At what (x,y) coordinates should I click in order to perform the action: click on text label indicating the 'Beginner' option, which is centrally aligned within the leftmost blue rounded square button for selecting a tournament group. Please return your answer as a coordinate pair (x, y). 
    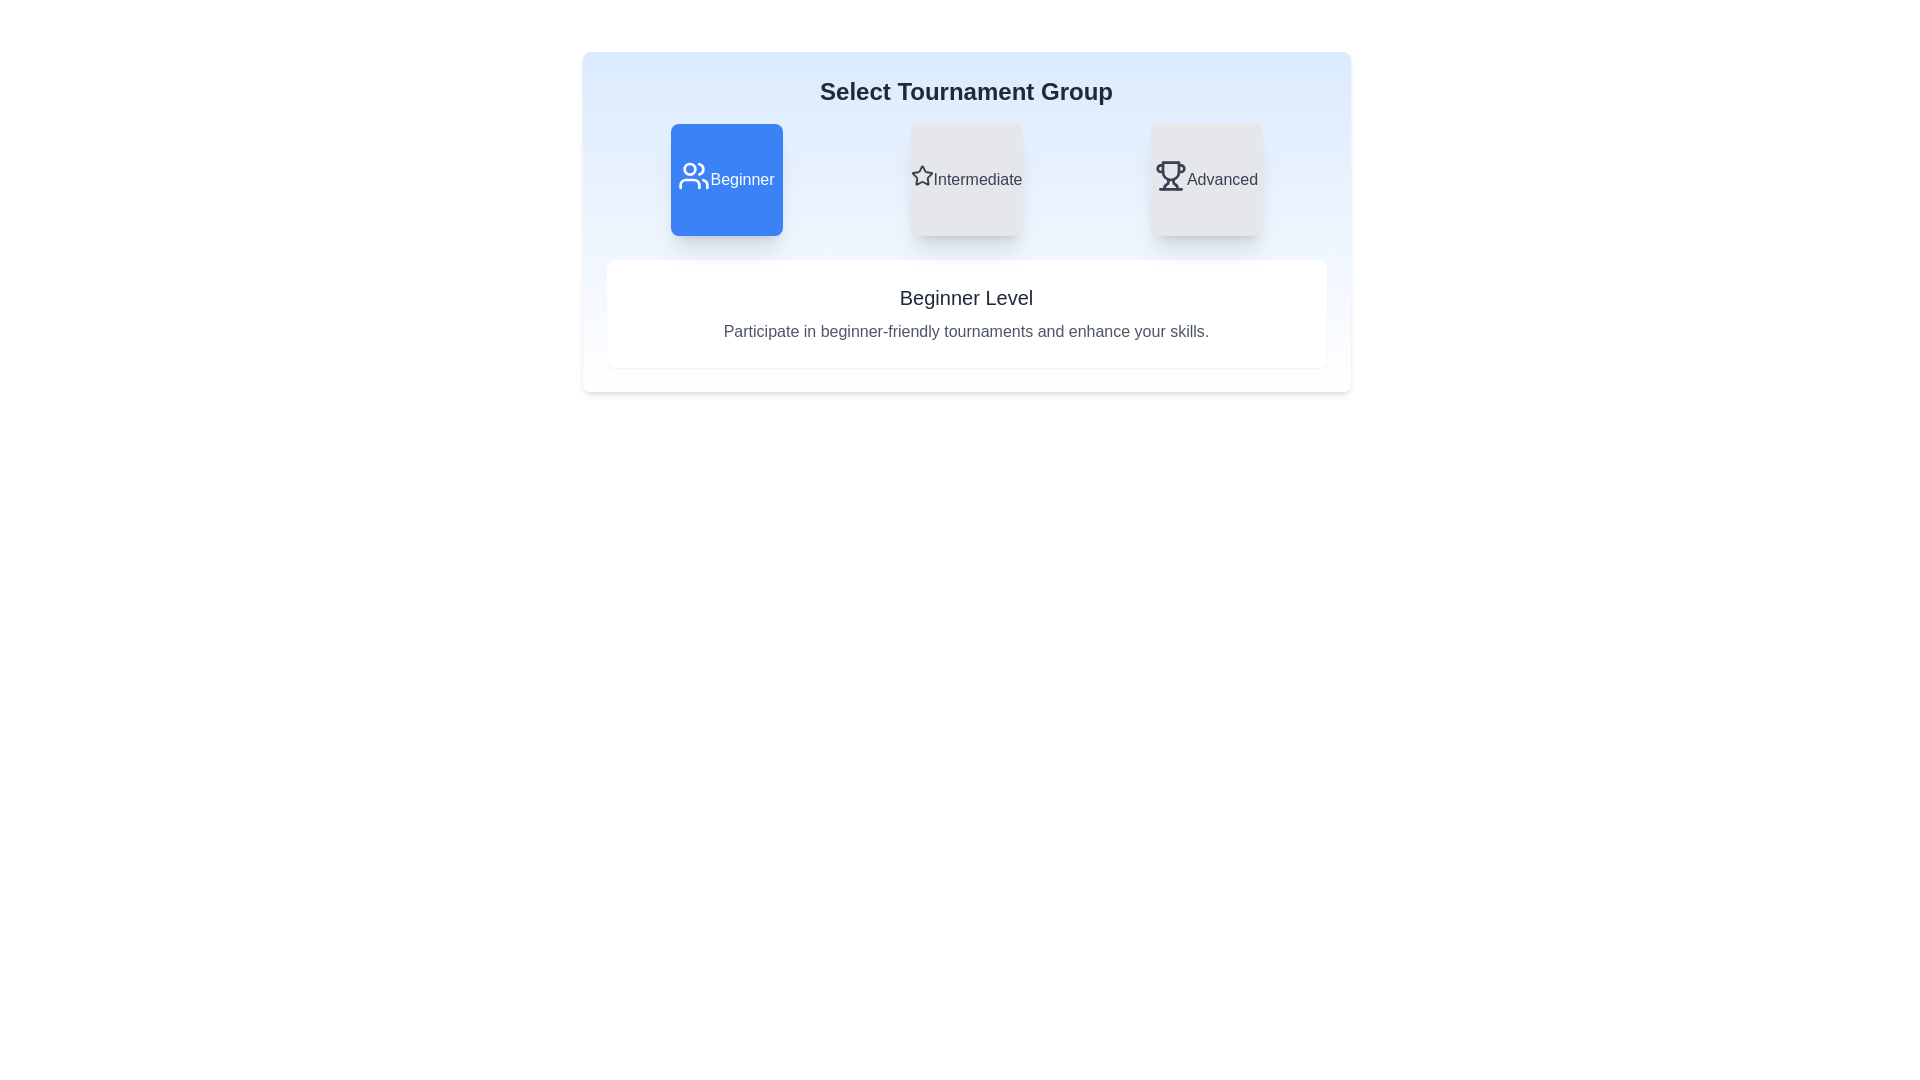
    Looking at the image, I should click on (741, 180).